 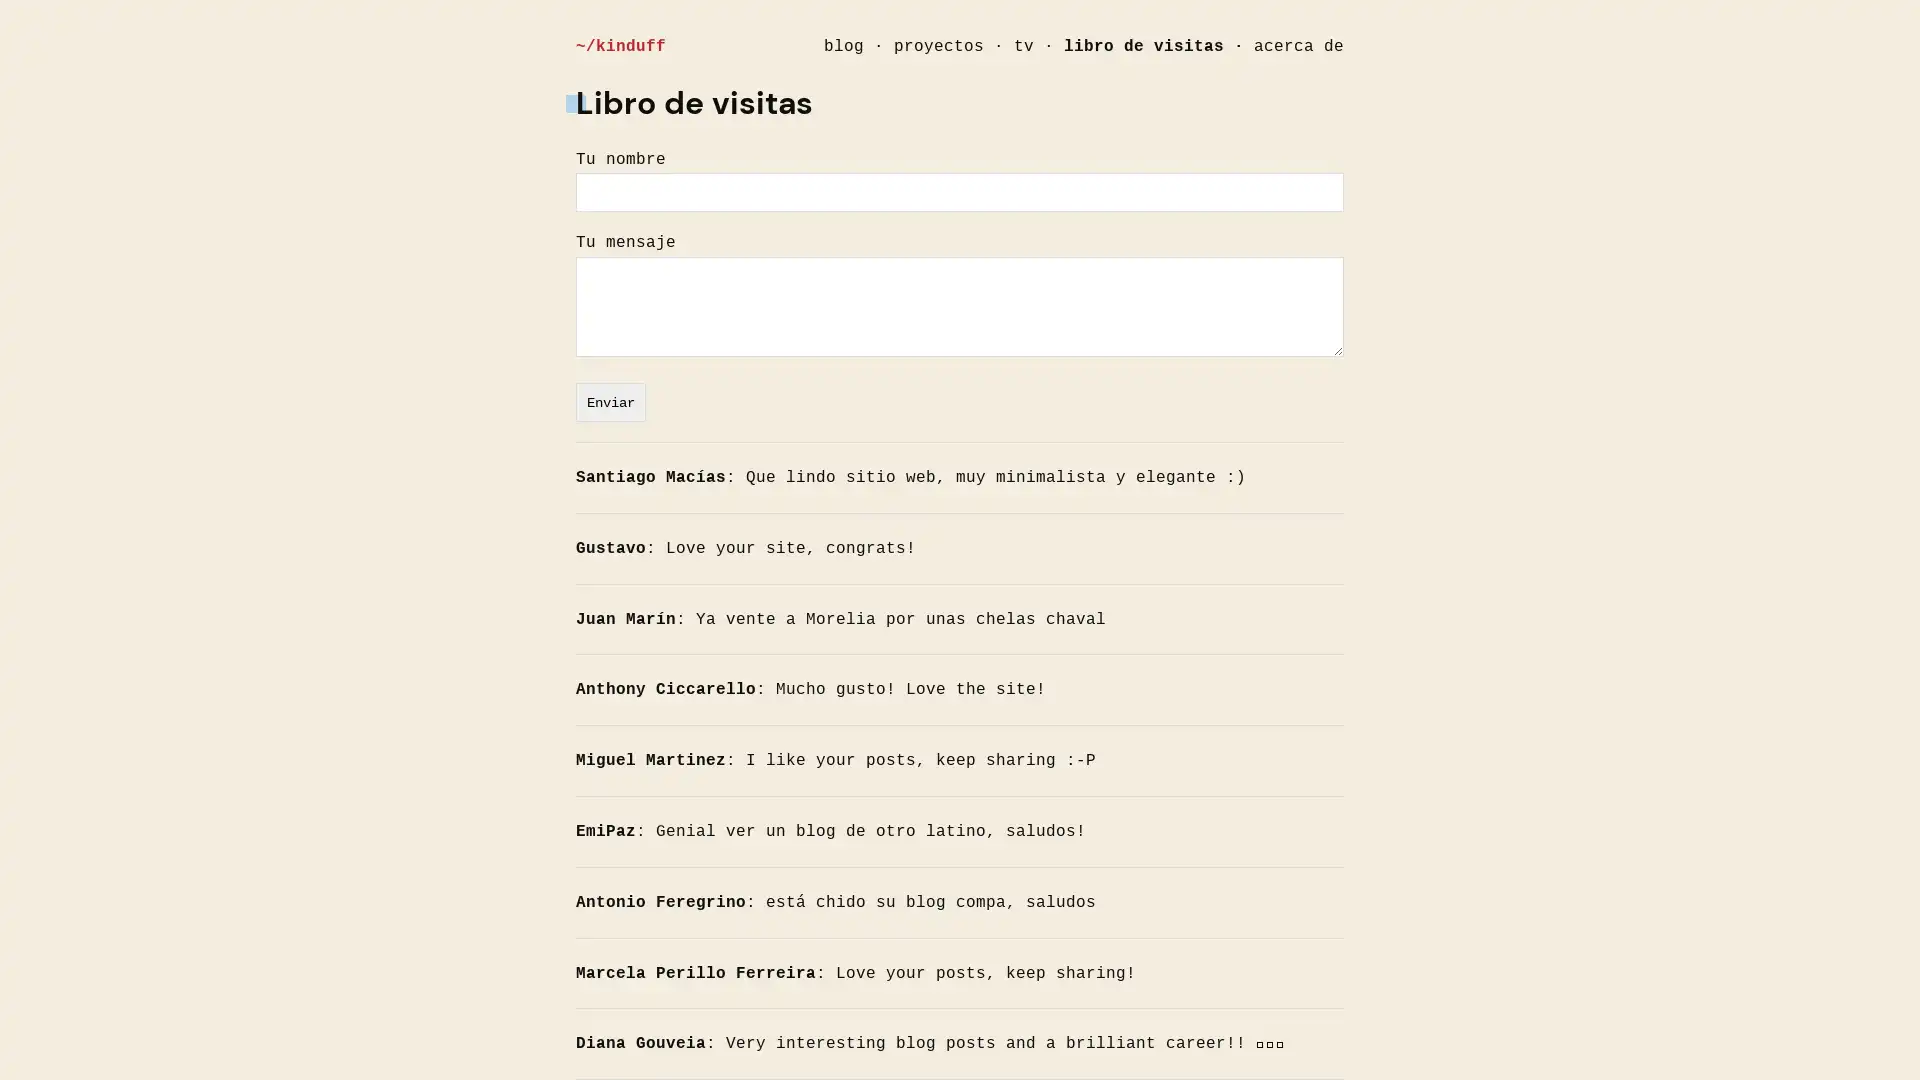 I want to click on Enviar, so click(x=609, y=402).